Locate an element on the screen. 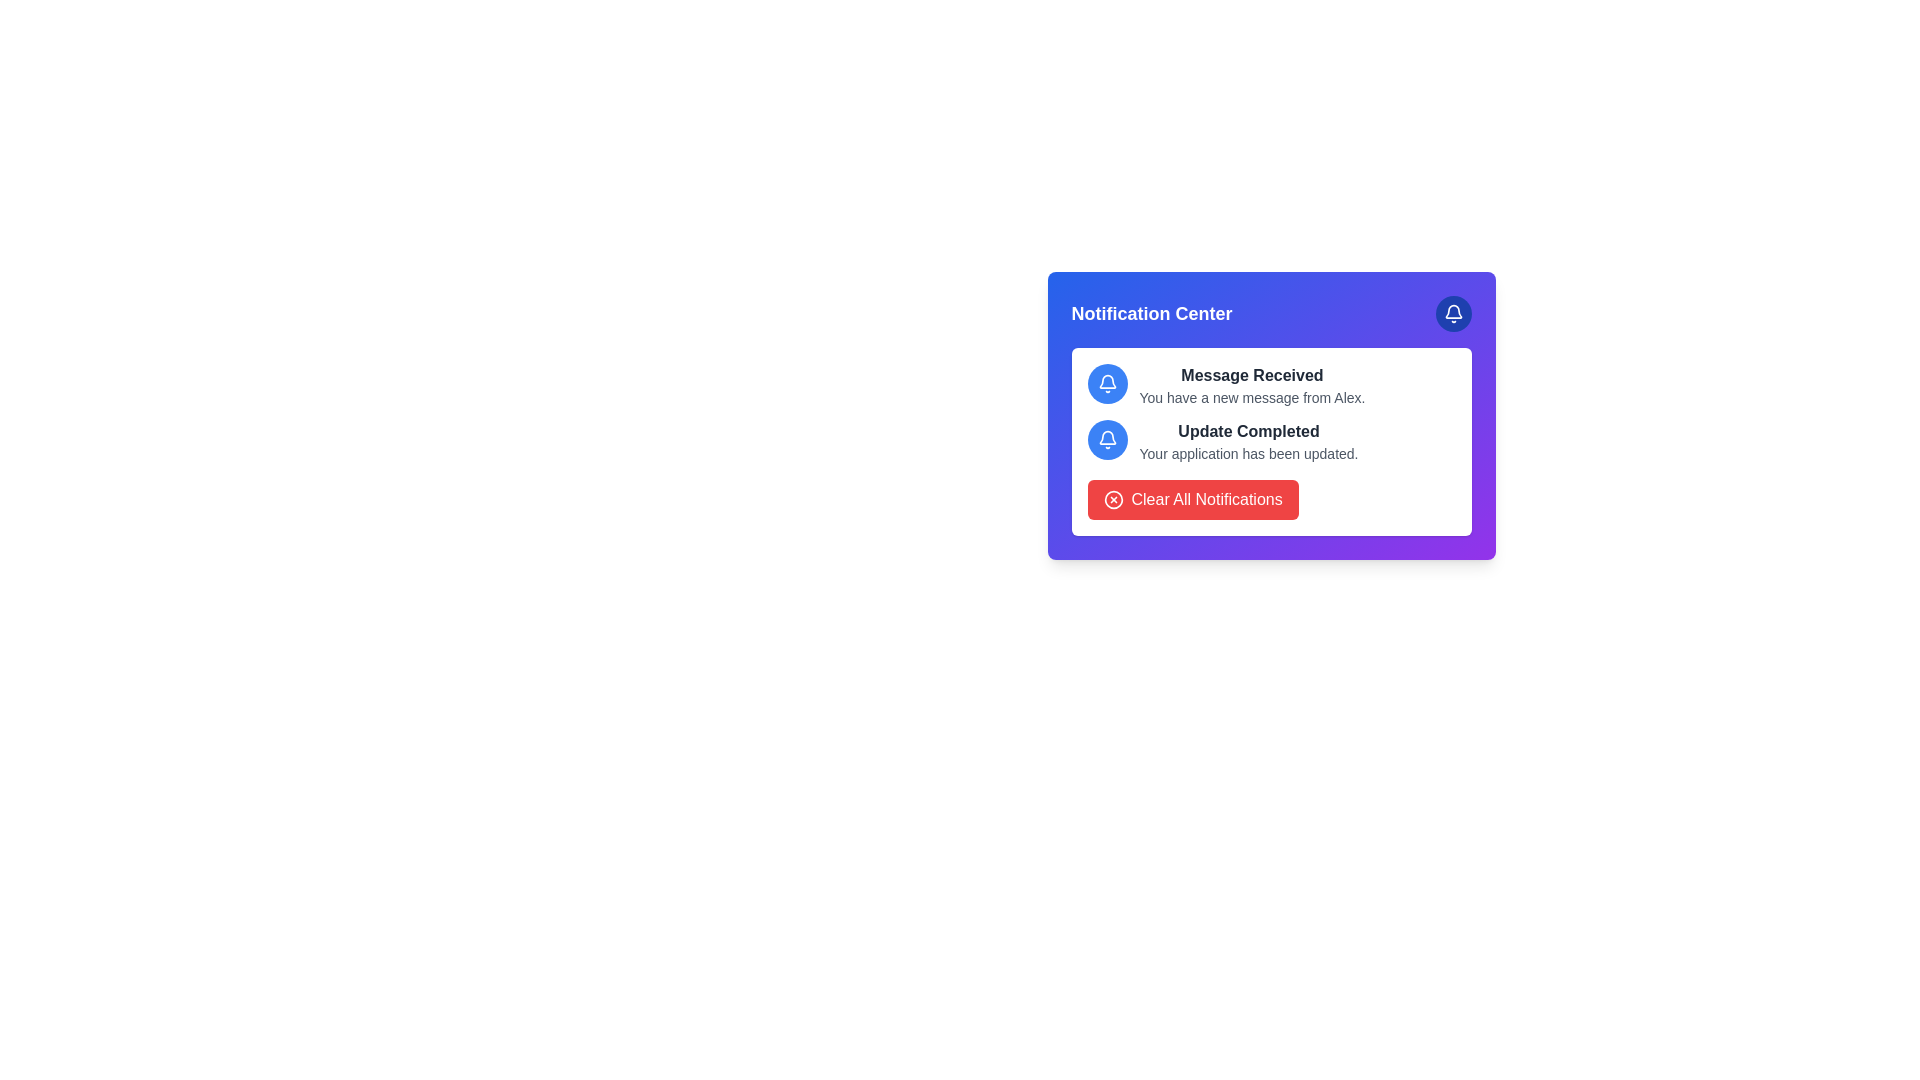 This screenshot has height=1080, width=1920. the red button labeled 'Clear All Notifications' located at the bottom-right corner of the notification panel to clear all notifications is located at coordinates (1206, 499).